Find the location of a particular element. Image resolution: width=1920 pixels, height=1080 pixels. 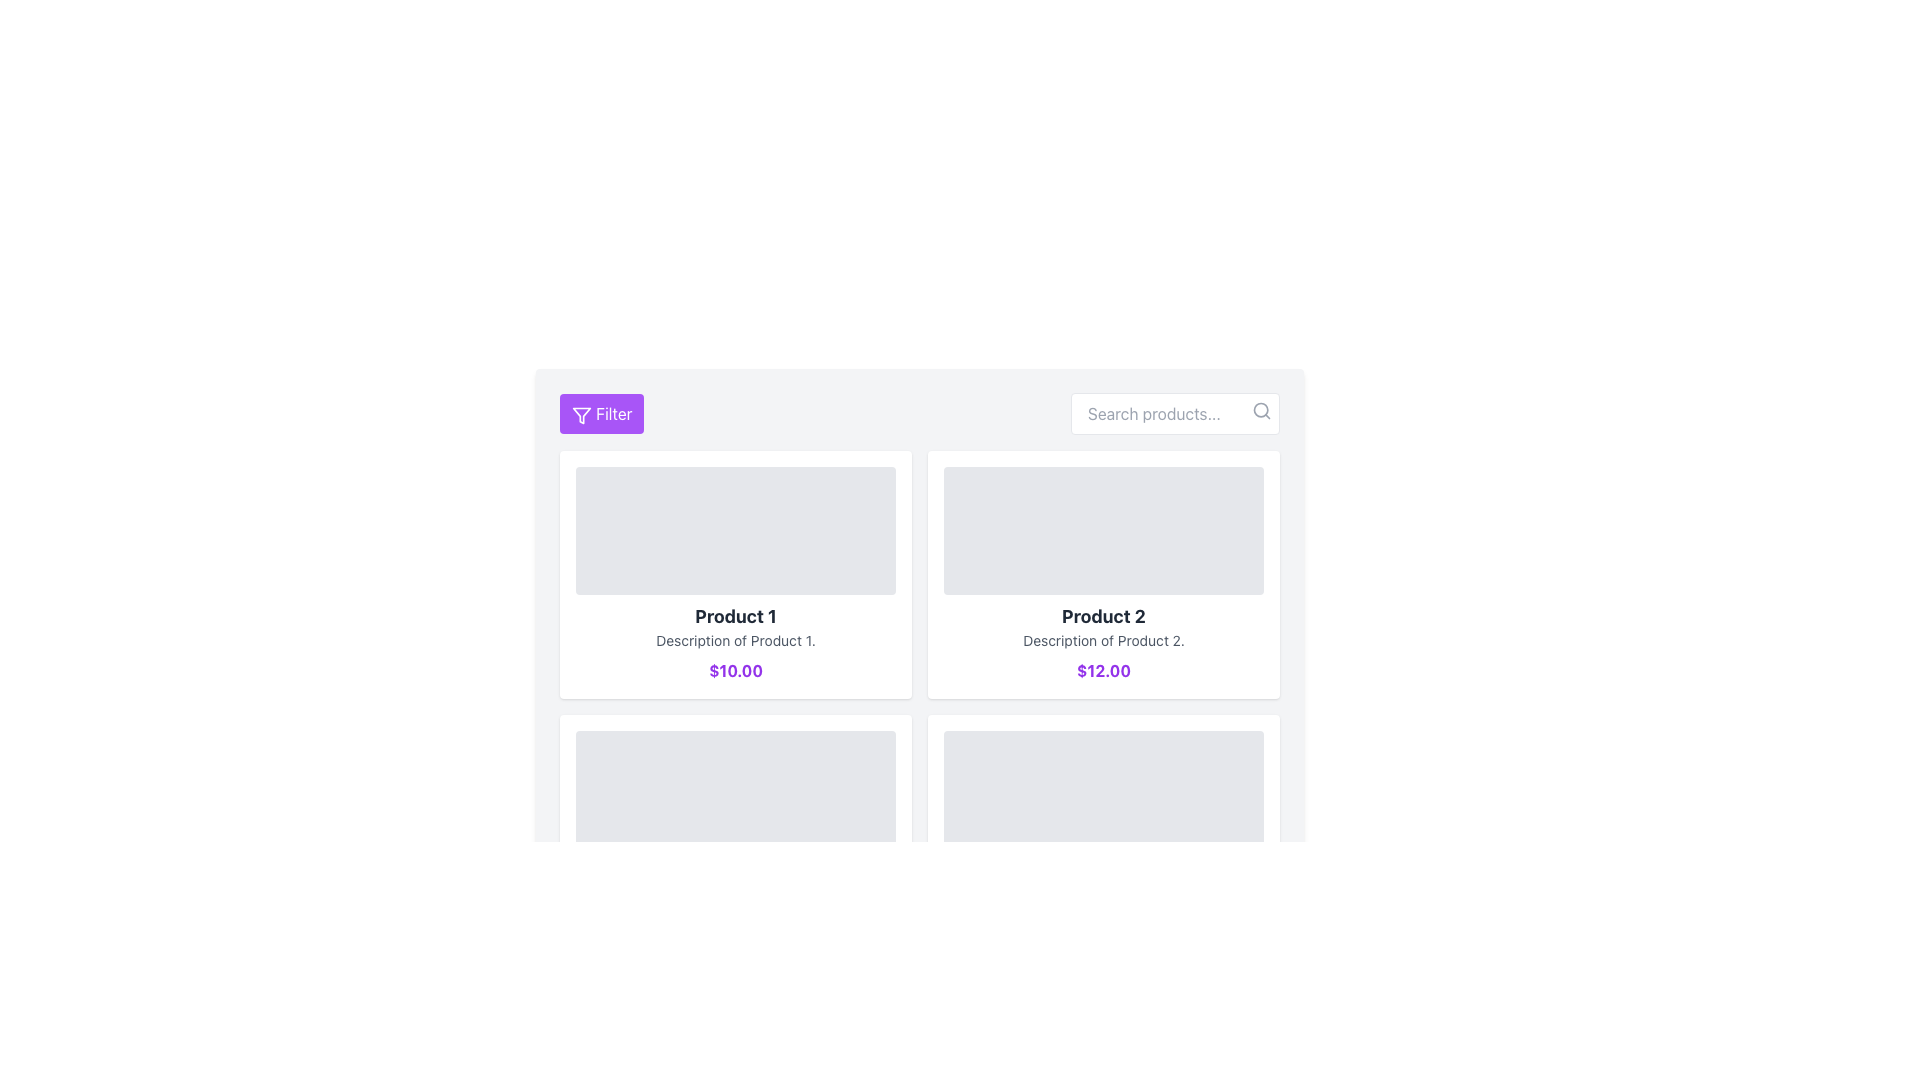

the text label providing descriptive information about 'Product 1', which is located in the second line of the content block directly below the title 'Product 1' is located at coordinates (734, 640).